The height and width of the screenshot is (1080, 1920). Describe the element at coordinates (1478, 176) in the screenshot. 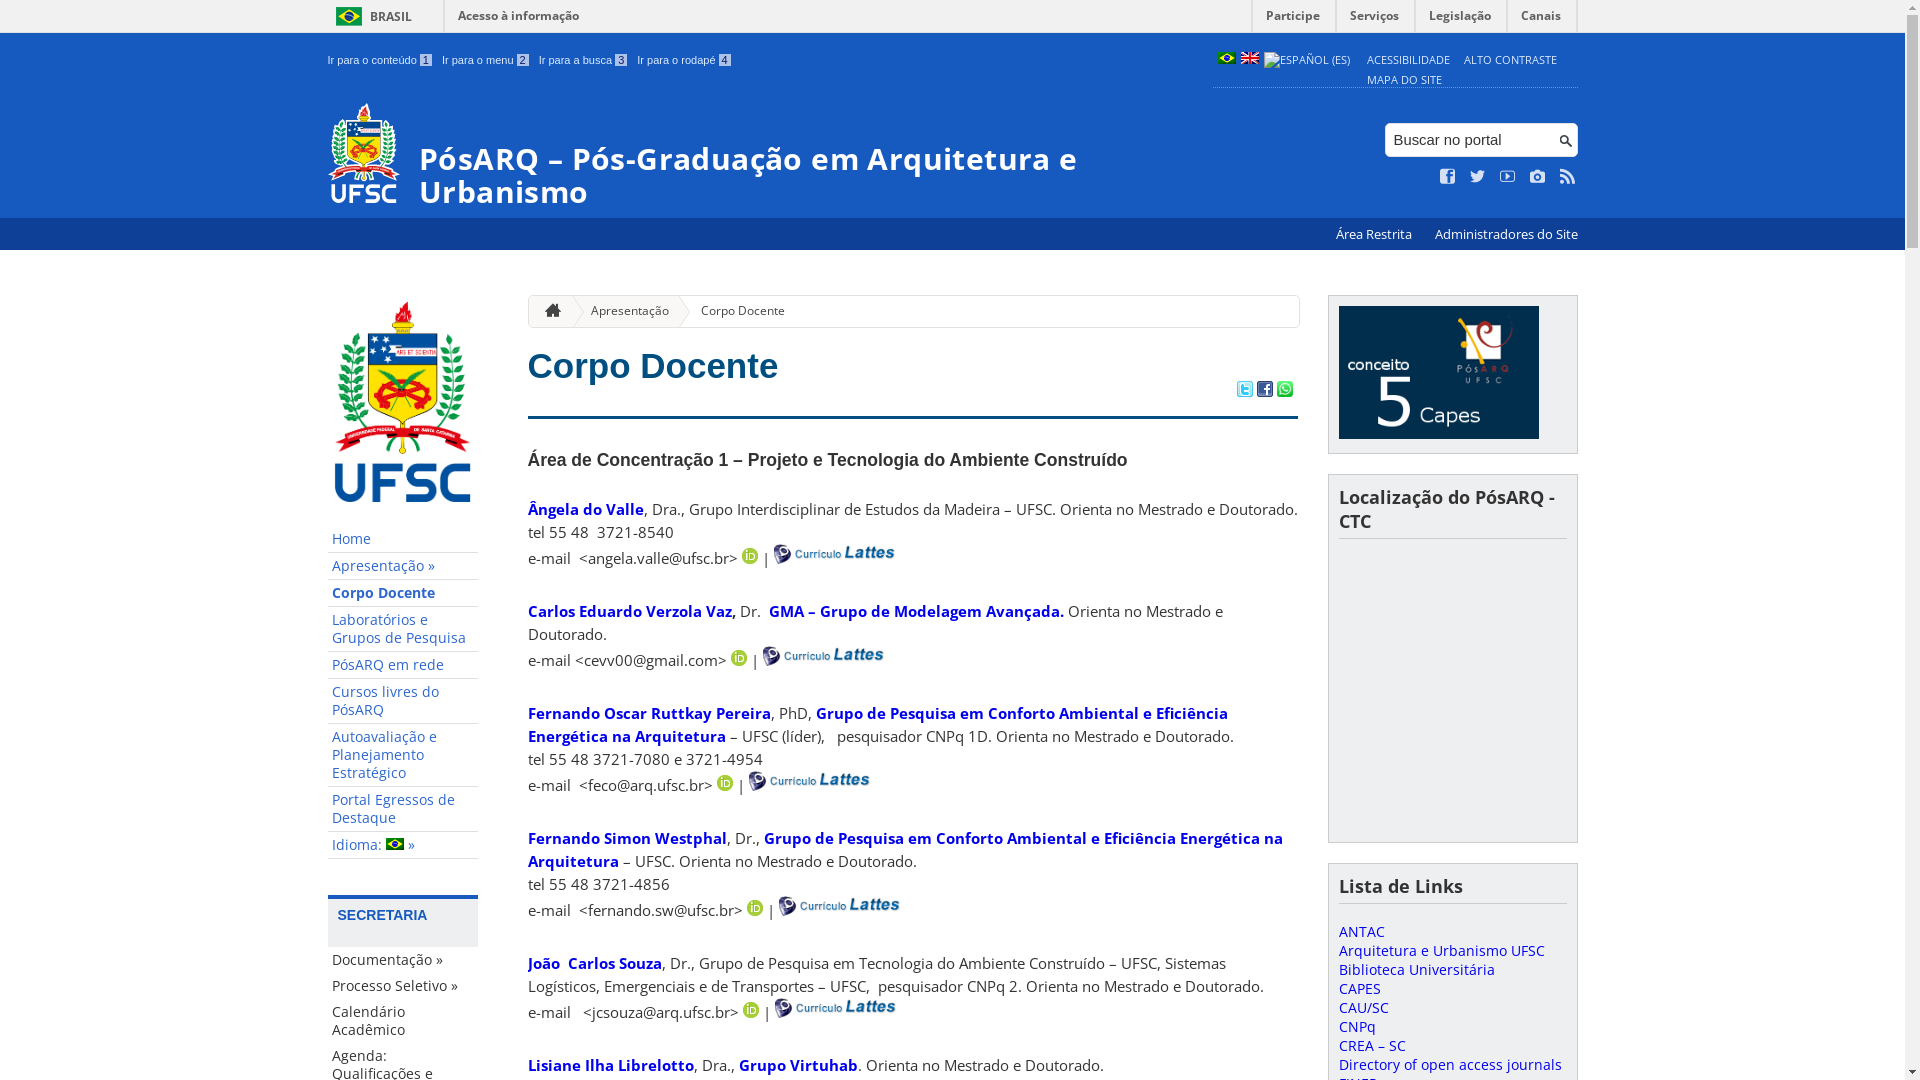

I see `'Siga no Twitter'` at that location.